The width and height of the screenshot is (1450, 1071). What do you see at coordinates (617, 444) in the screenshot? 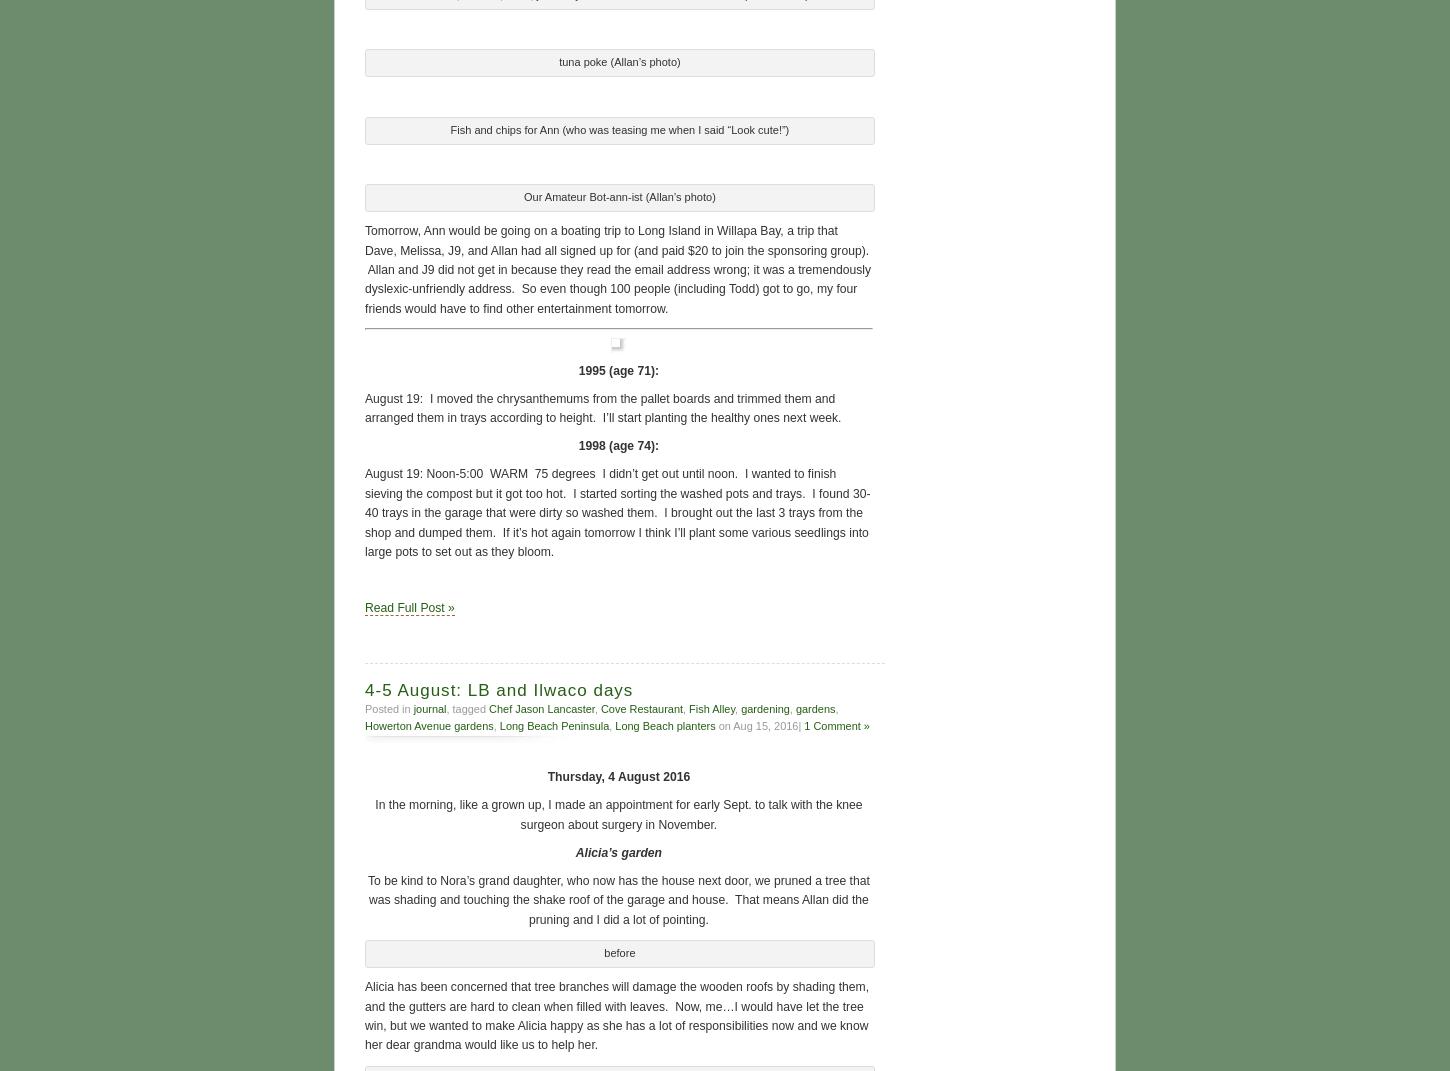
I see `'1998 (age 74):'` at bounding box center [617, 444].